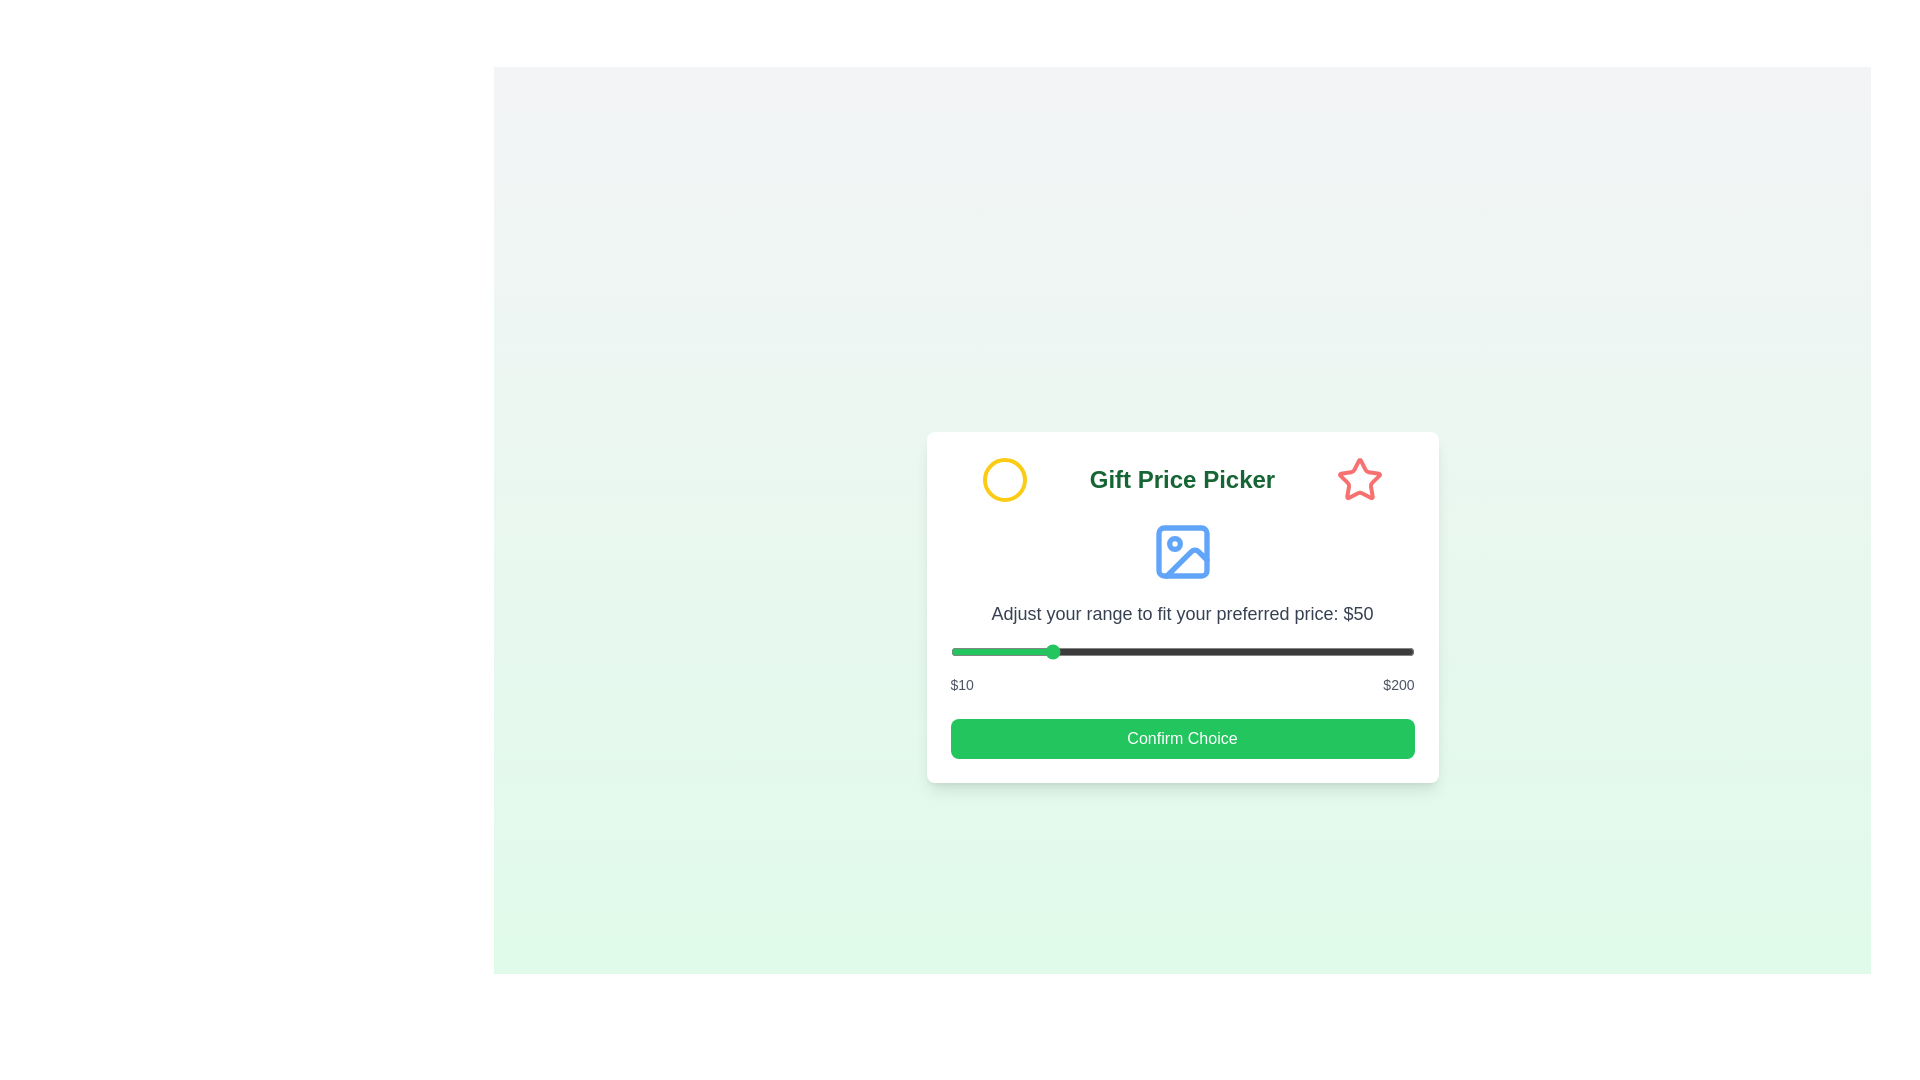  I want to click on the price range slider to 154 dollars, so click(1302, 651).